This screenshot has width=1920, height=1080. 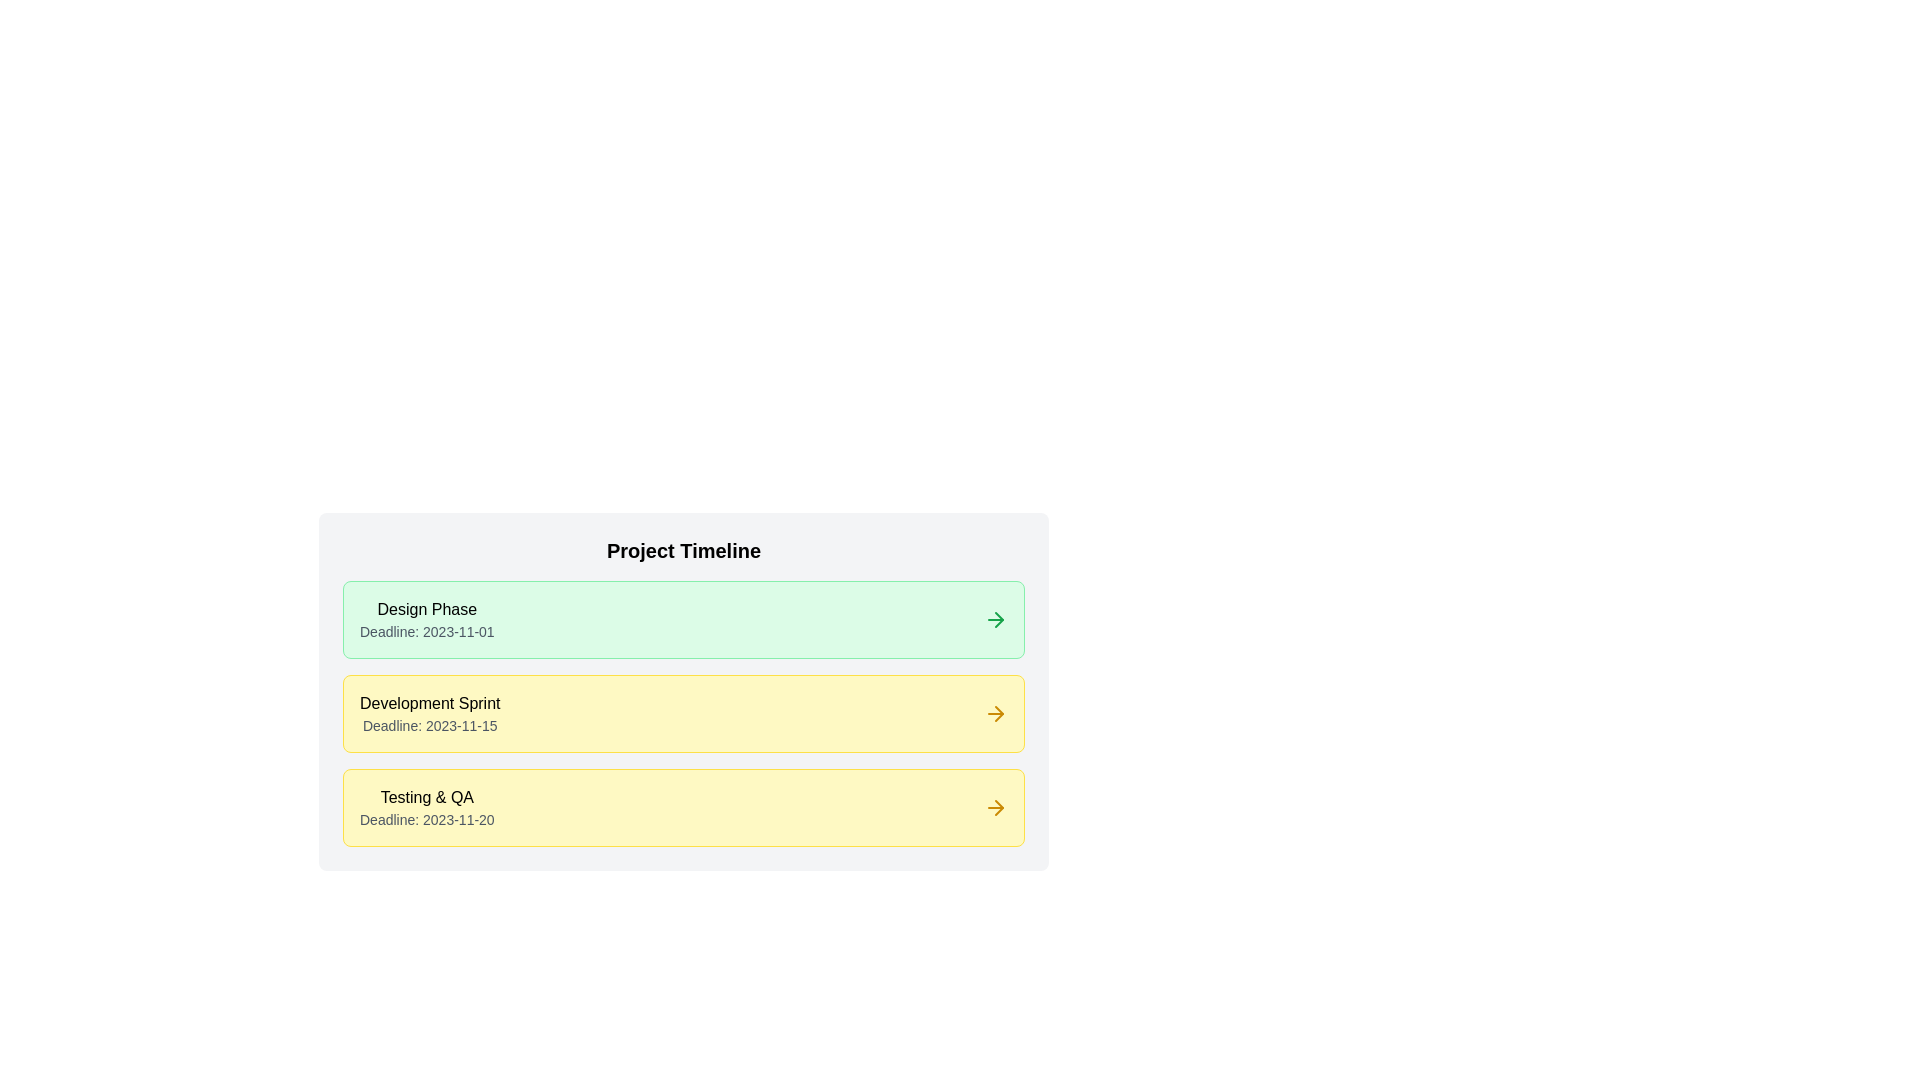 What do you see at coordinates (426, 820) in the screenshot?
I see `the static text displaying the deadline date for the 'Testing & QA' task, located below the task title within the yellow task block` at bounding box center [426, 820].